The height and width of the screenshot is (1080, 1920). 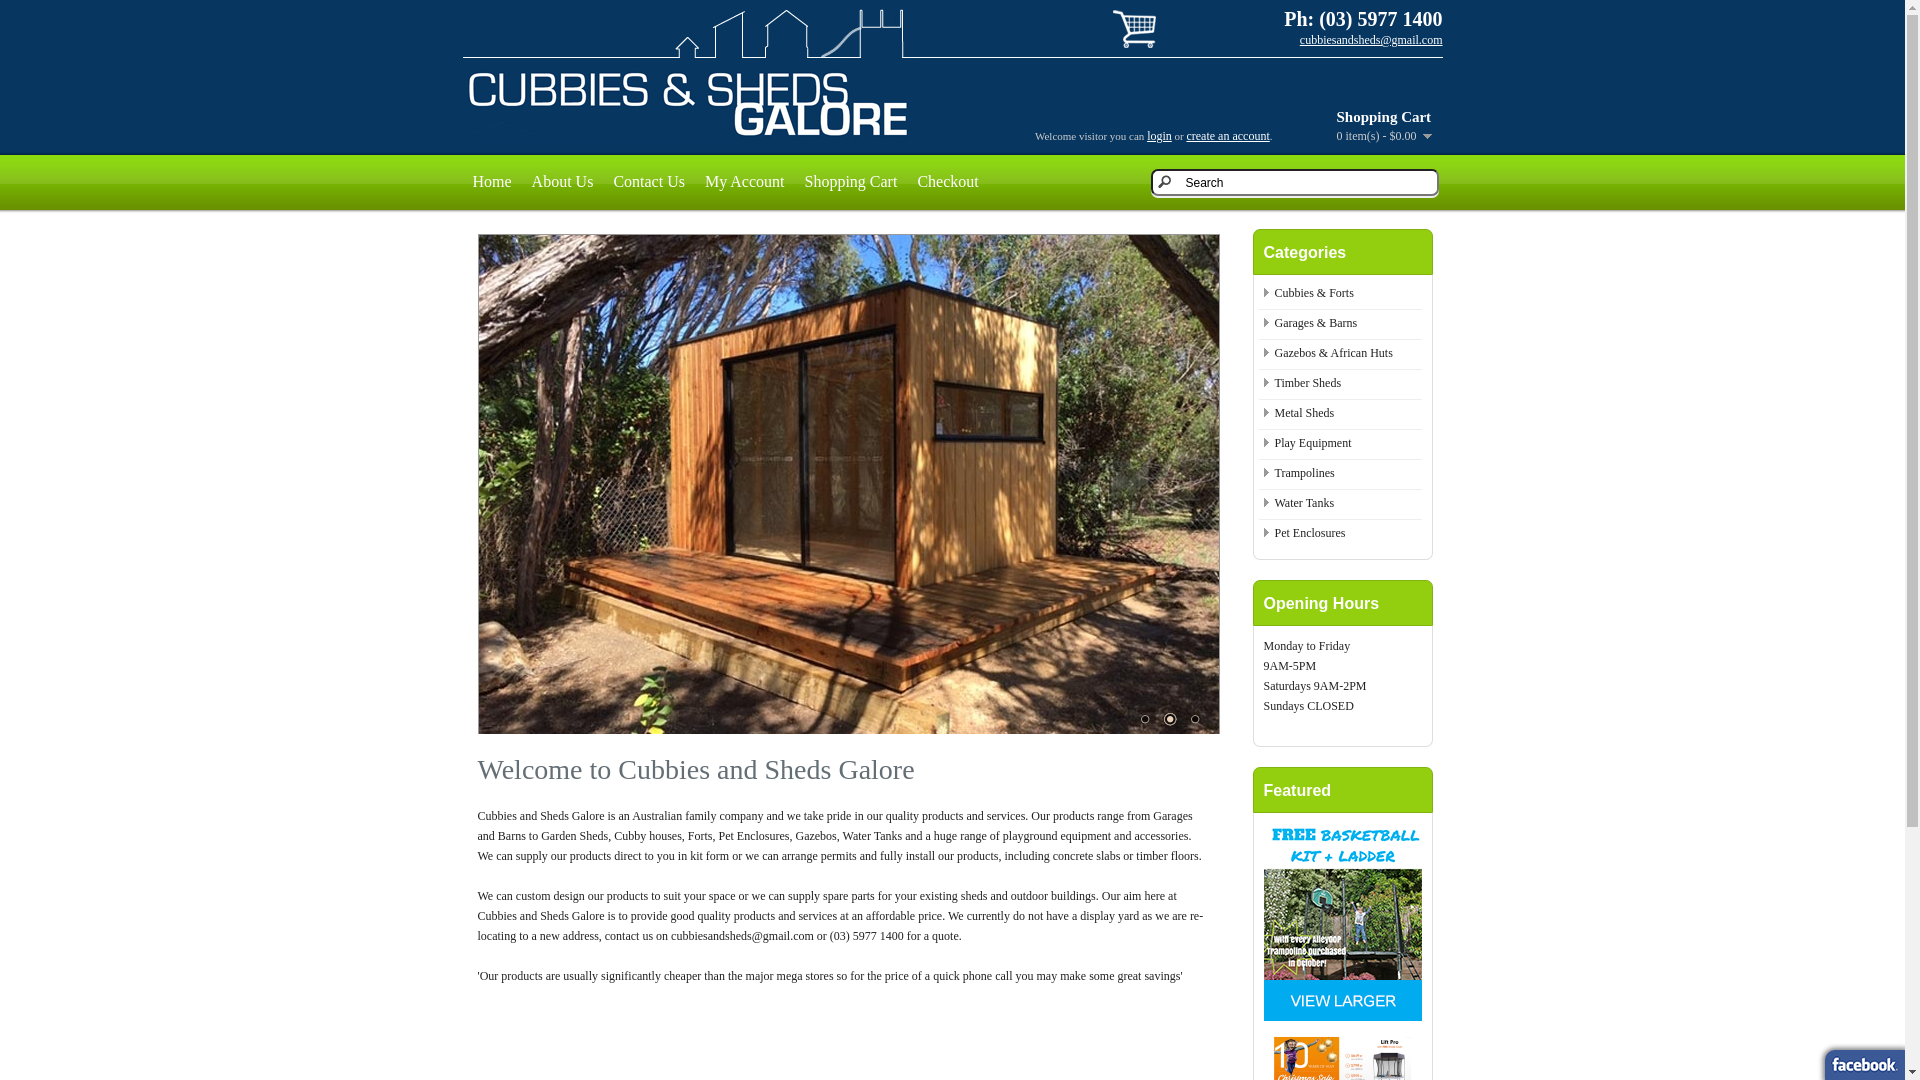 What do you see at coordinates (1315, 322) in the screenshot?
I see `'Garages & Barns'` at bounding box center [1315, 322].